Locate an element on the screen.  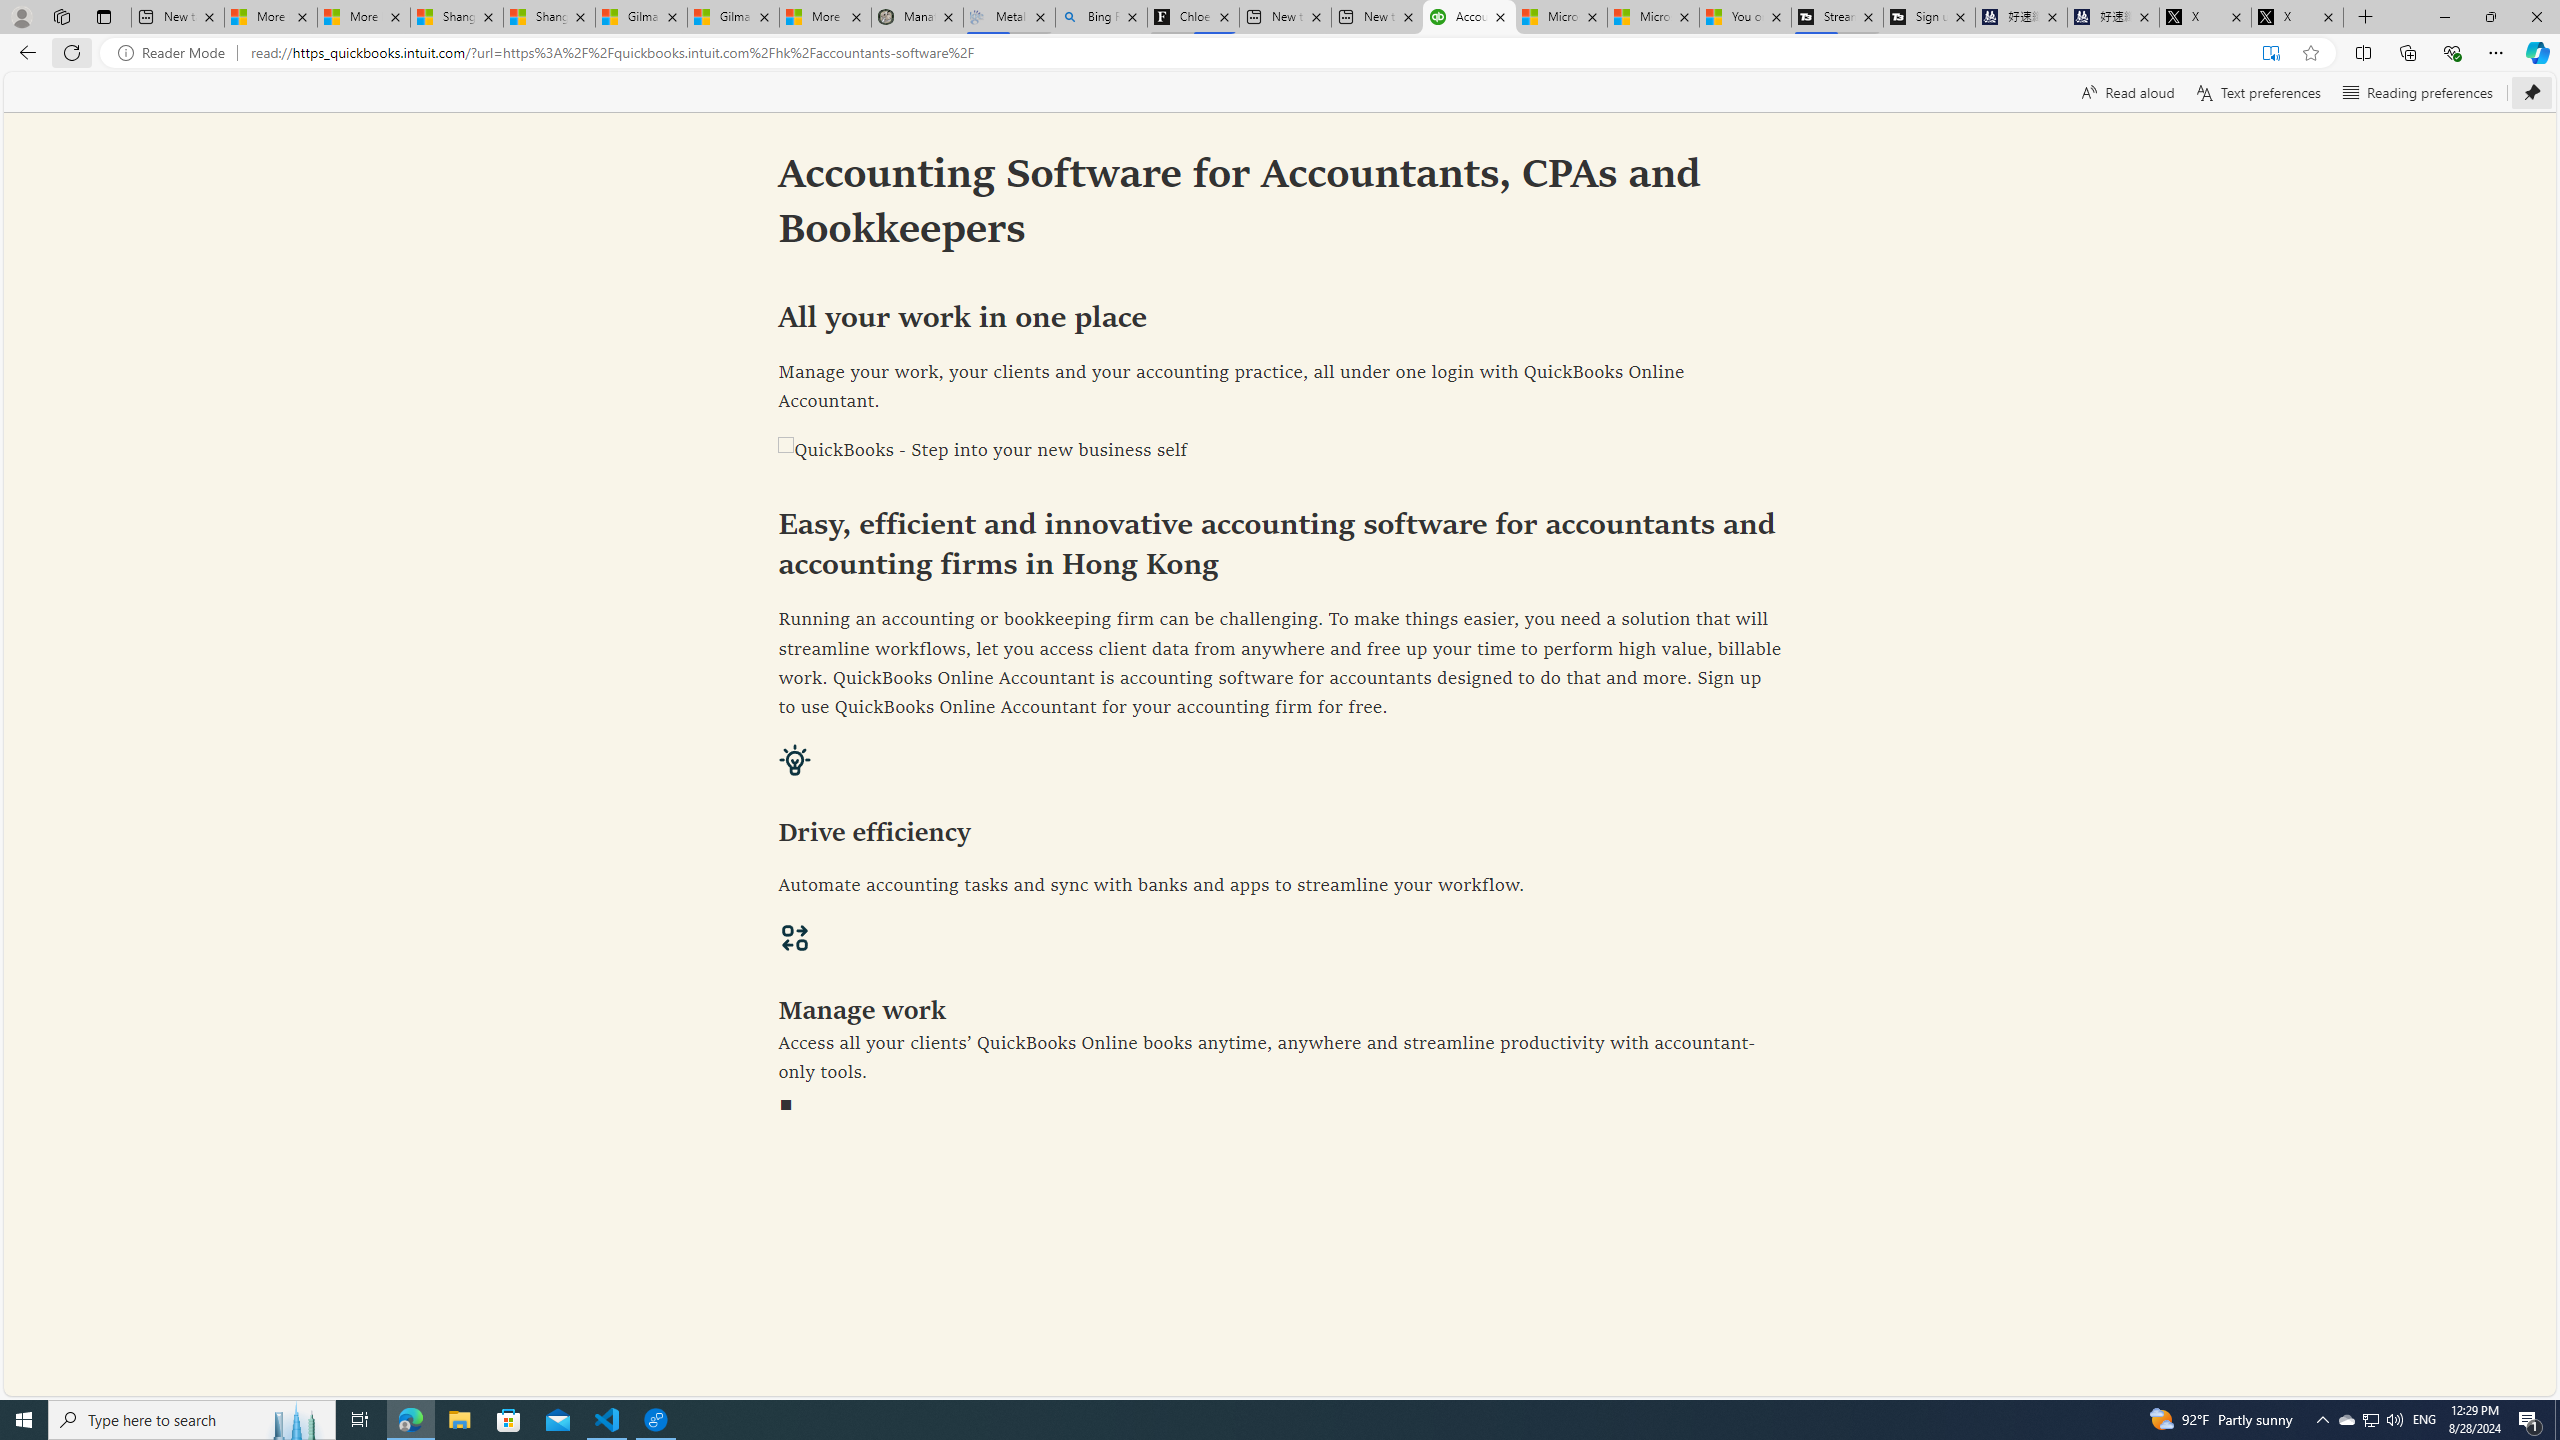
'Streaming Coverage | T3' is located at coordinates (1835, 16).